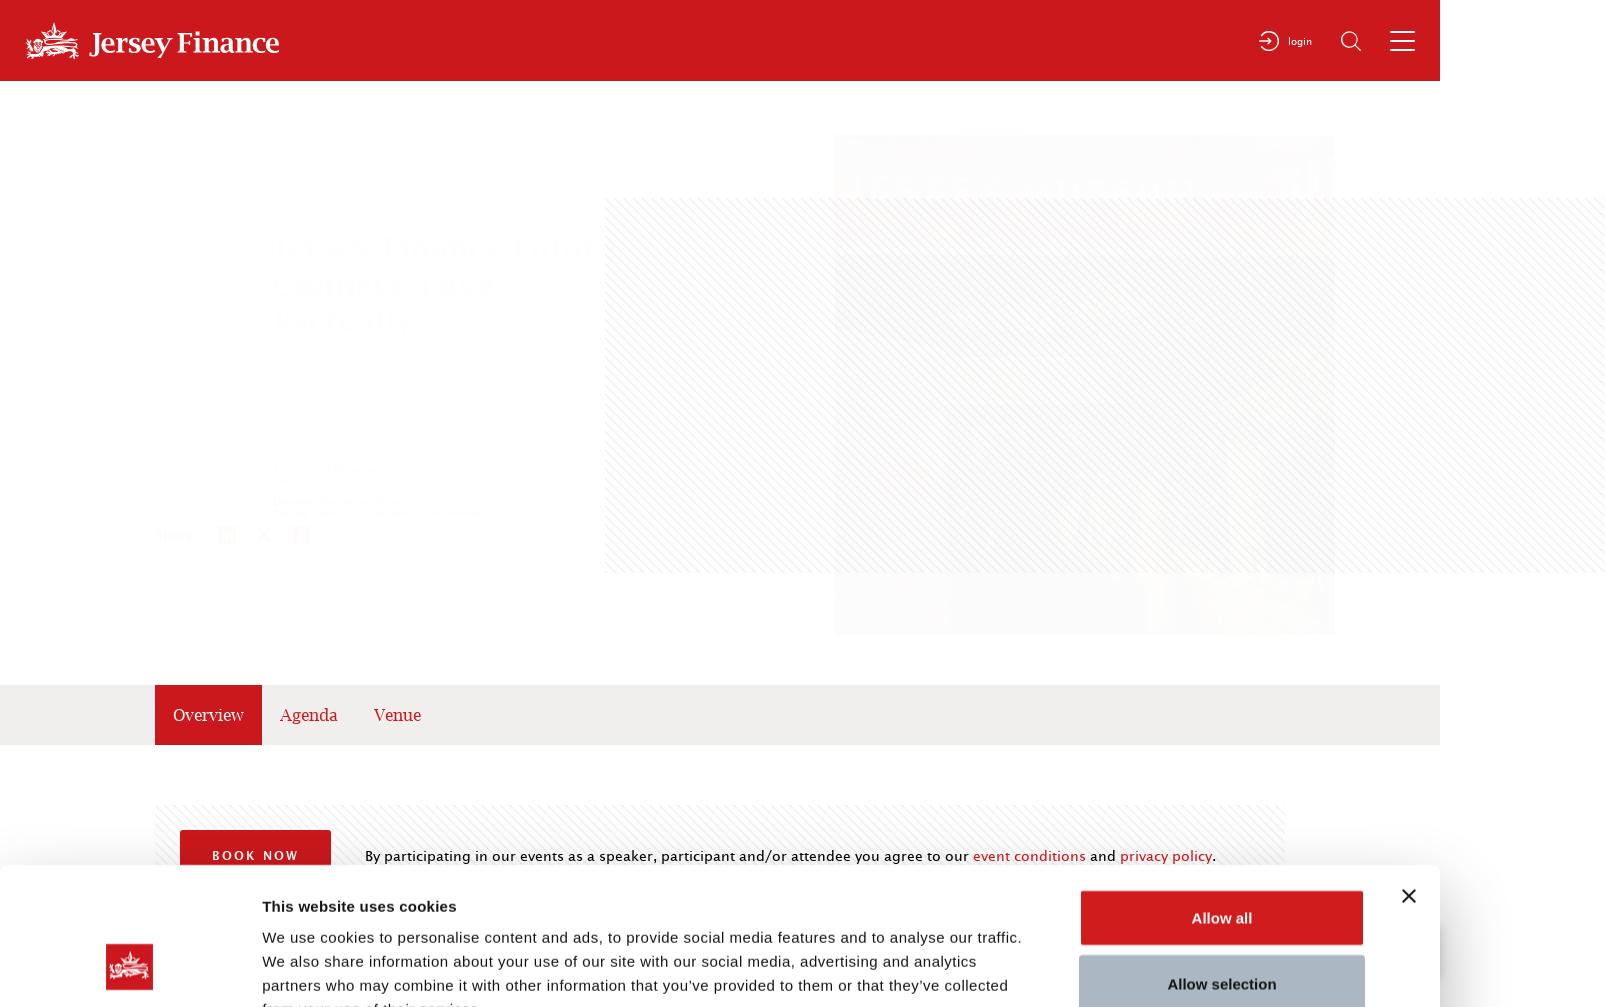  I want to click on 'Awards, Our Island, Business Directory, Sectors and Markets.', so click(1357, 281).